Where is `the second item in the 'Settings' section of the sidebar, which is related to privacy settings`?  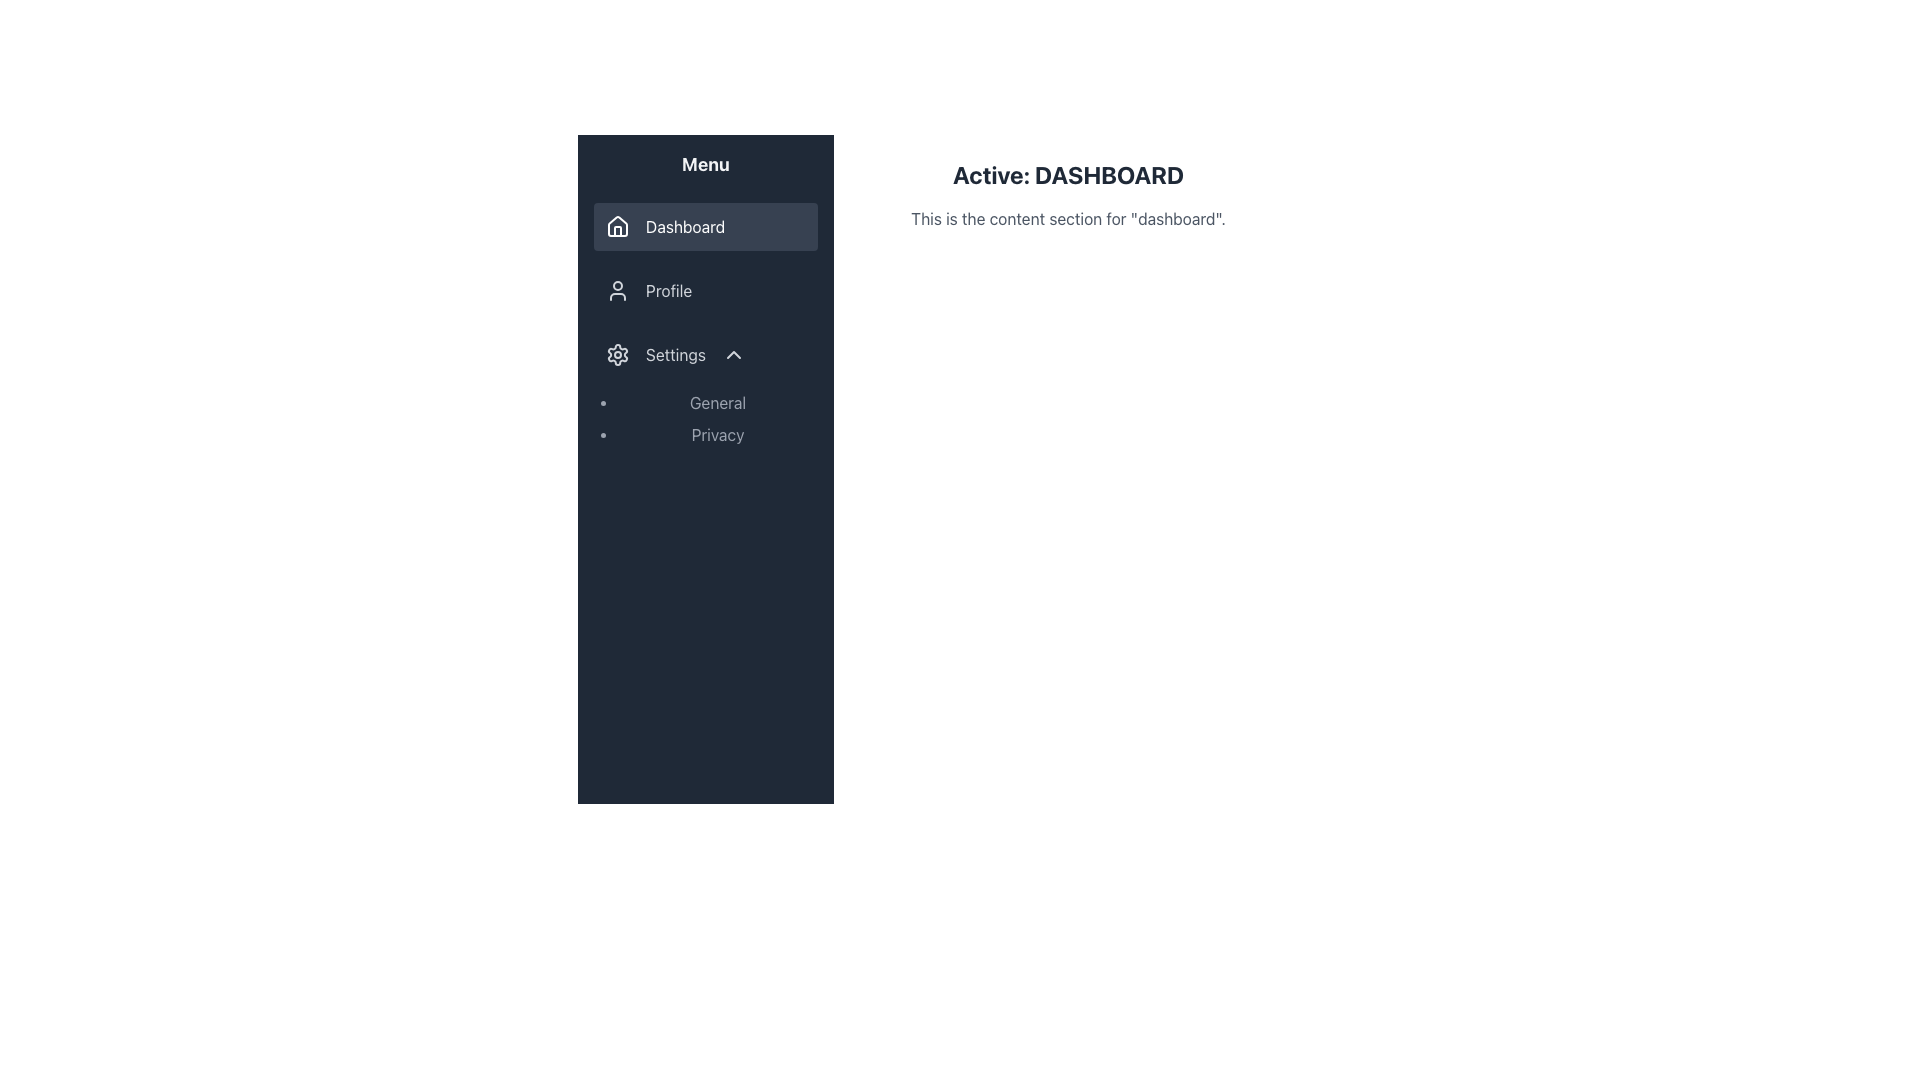 the second item in the 'Settings' section of the sidebar, which is related to privacy settings is located at coordinates (718, 434).